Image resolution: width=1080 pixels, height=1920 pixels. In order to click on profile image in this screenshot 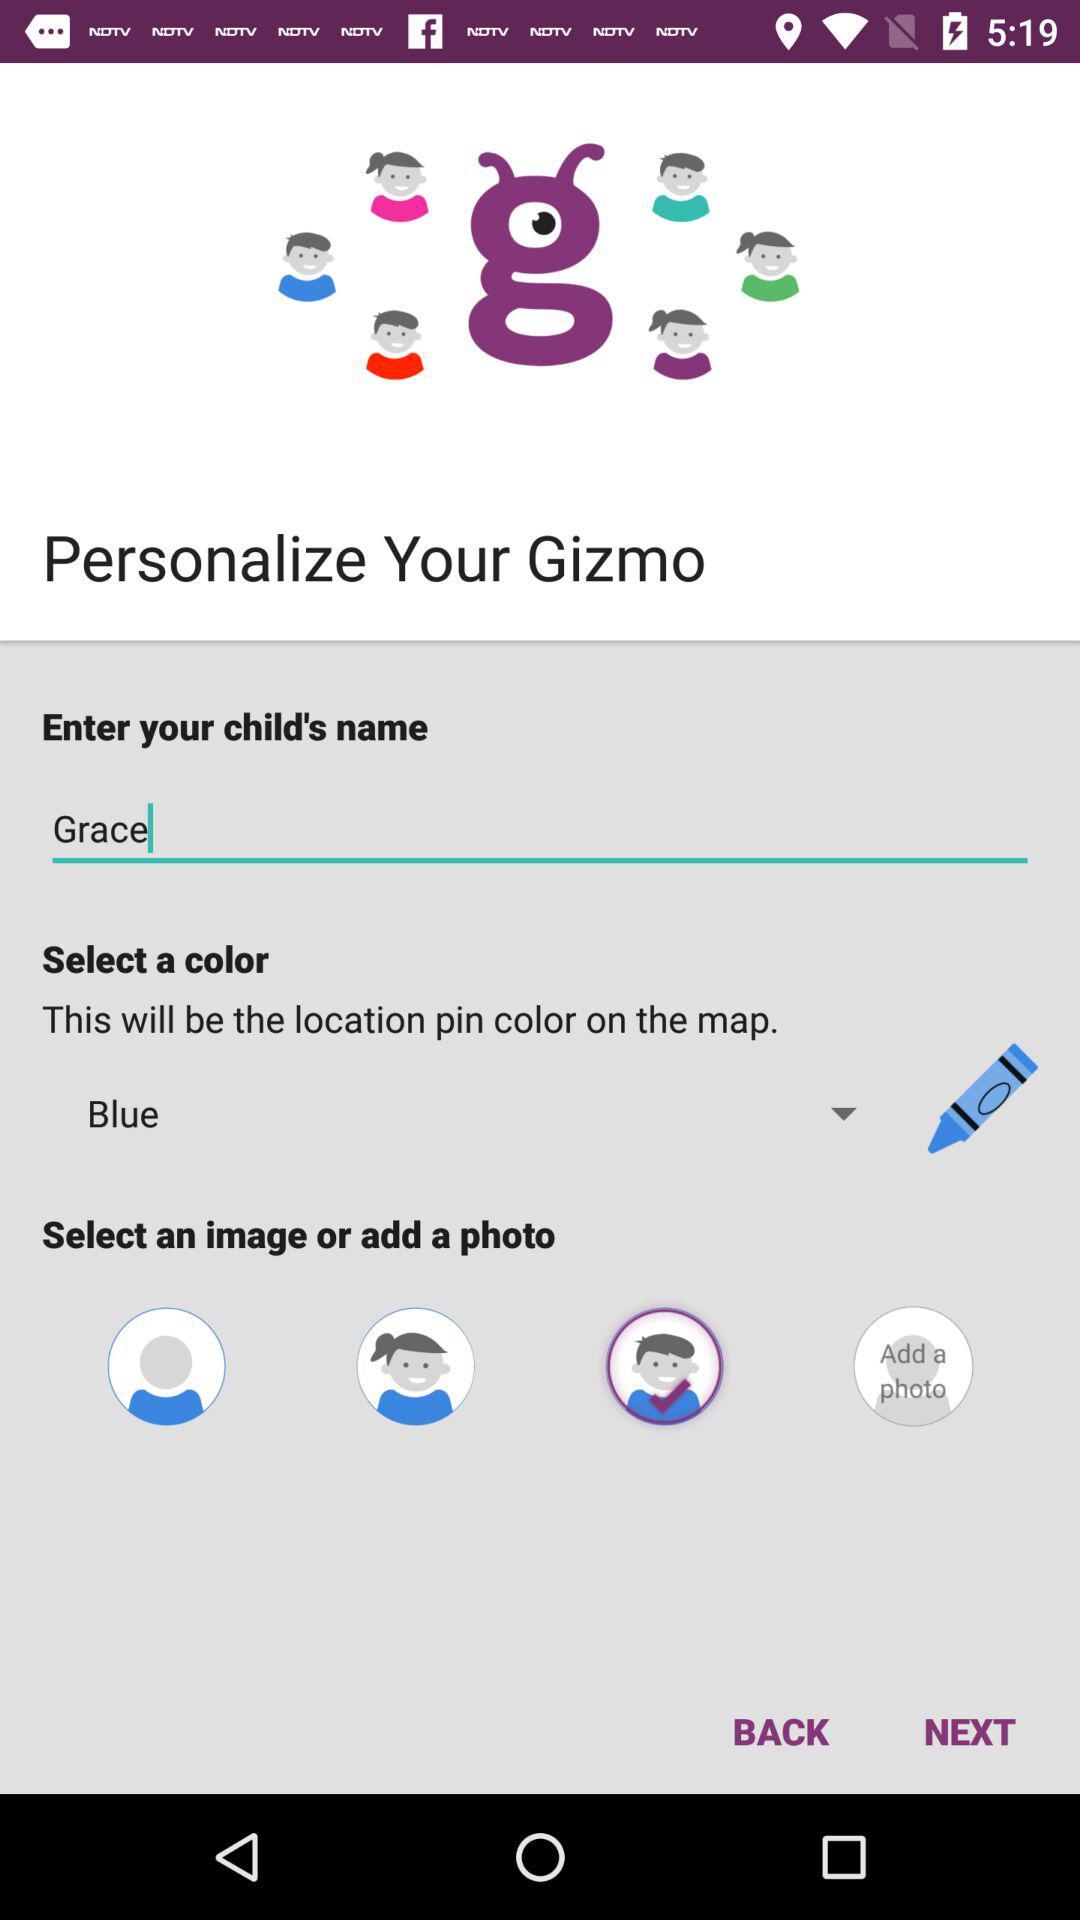, I will do `click(664, 1365)`.